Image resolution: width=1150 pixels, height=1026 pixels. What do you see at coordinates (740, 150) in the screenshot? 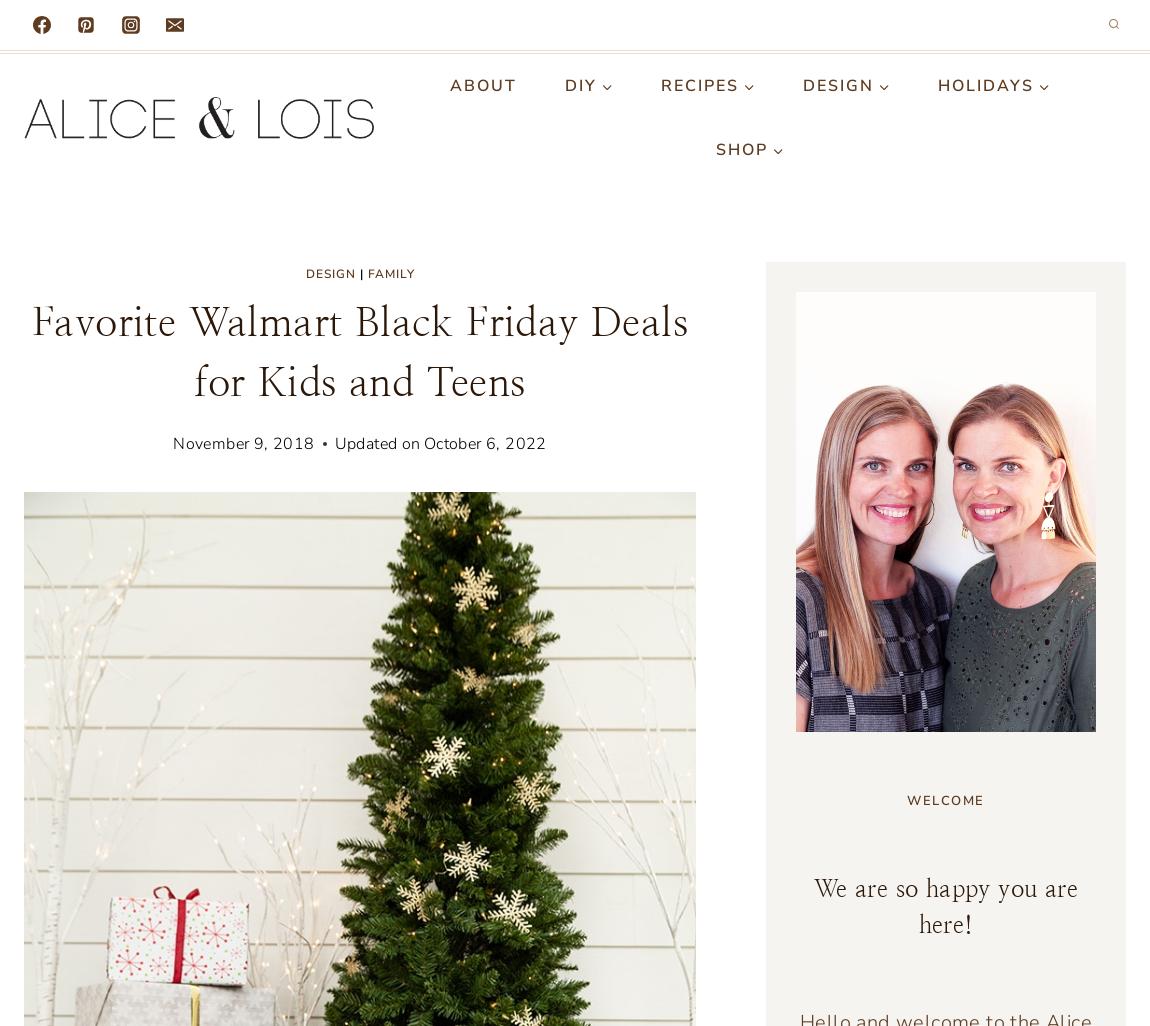
I see `'shop'` at bounding box center [740, 150].